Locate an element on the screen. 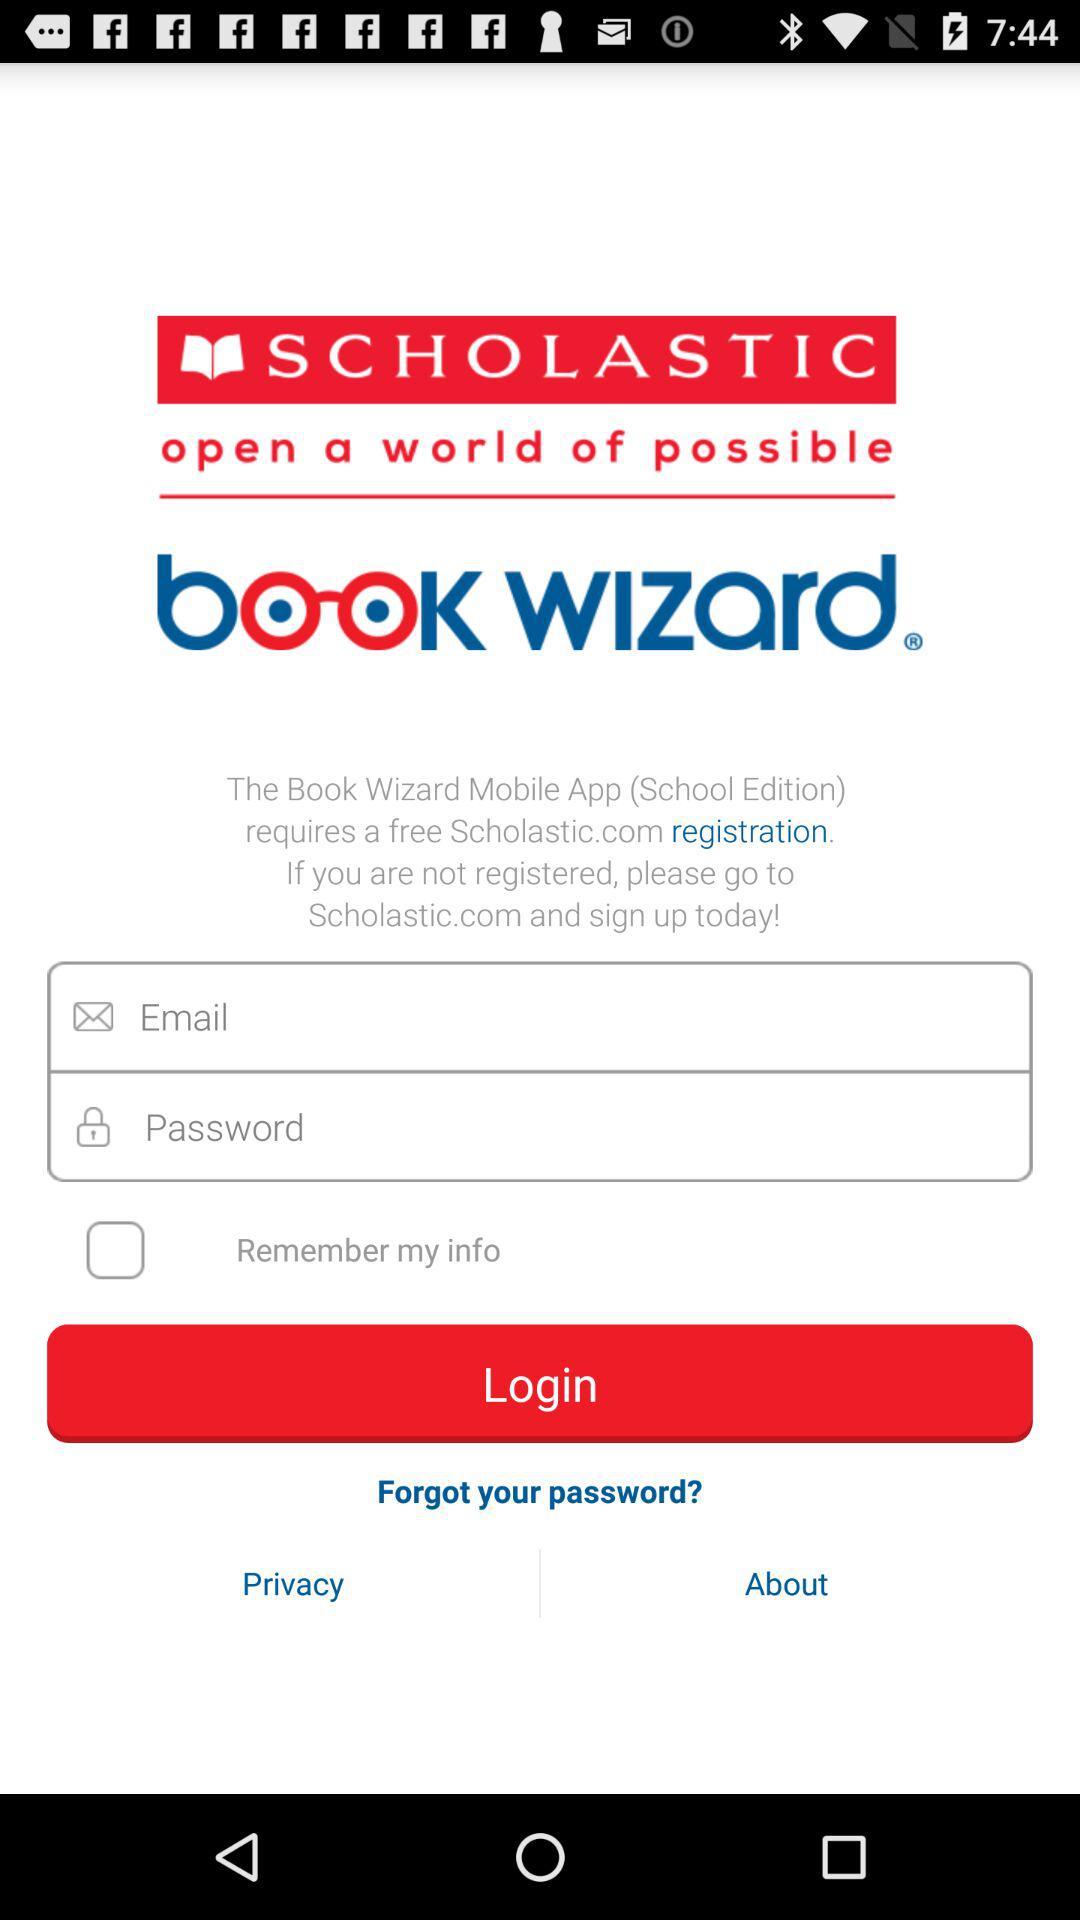 The width and height of the screenshot is (1080, 1920). the the book wizard item is located at coordinates (540, 850).